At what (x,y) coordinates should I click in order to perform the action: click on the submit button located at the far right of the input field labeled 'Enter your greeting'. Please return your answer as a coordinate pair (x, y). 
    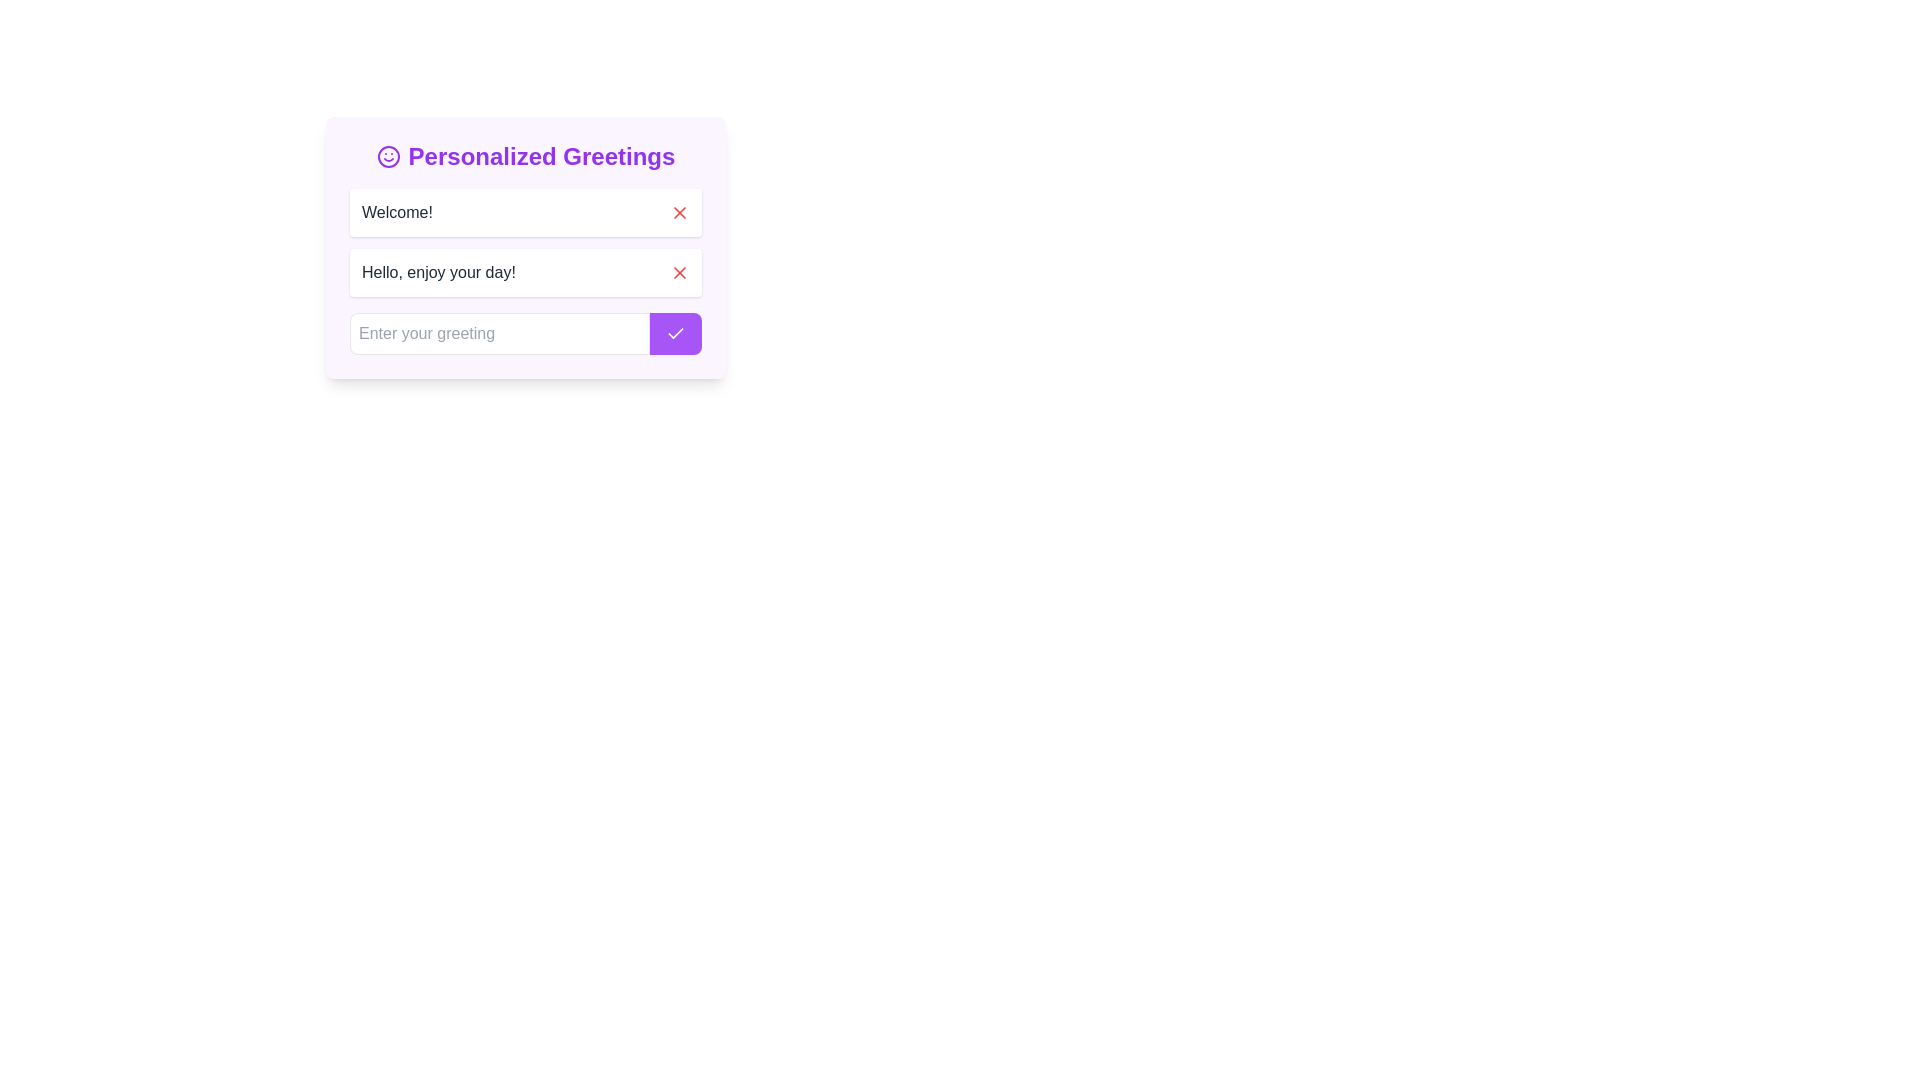
    Looking at the image, I should click on (676, 333).